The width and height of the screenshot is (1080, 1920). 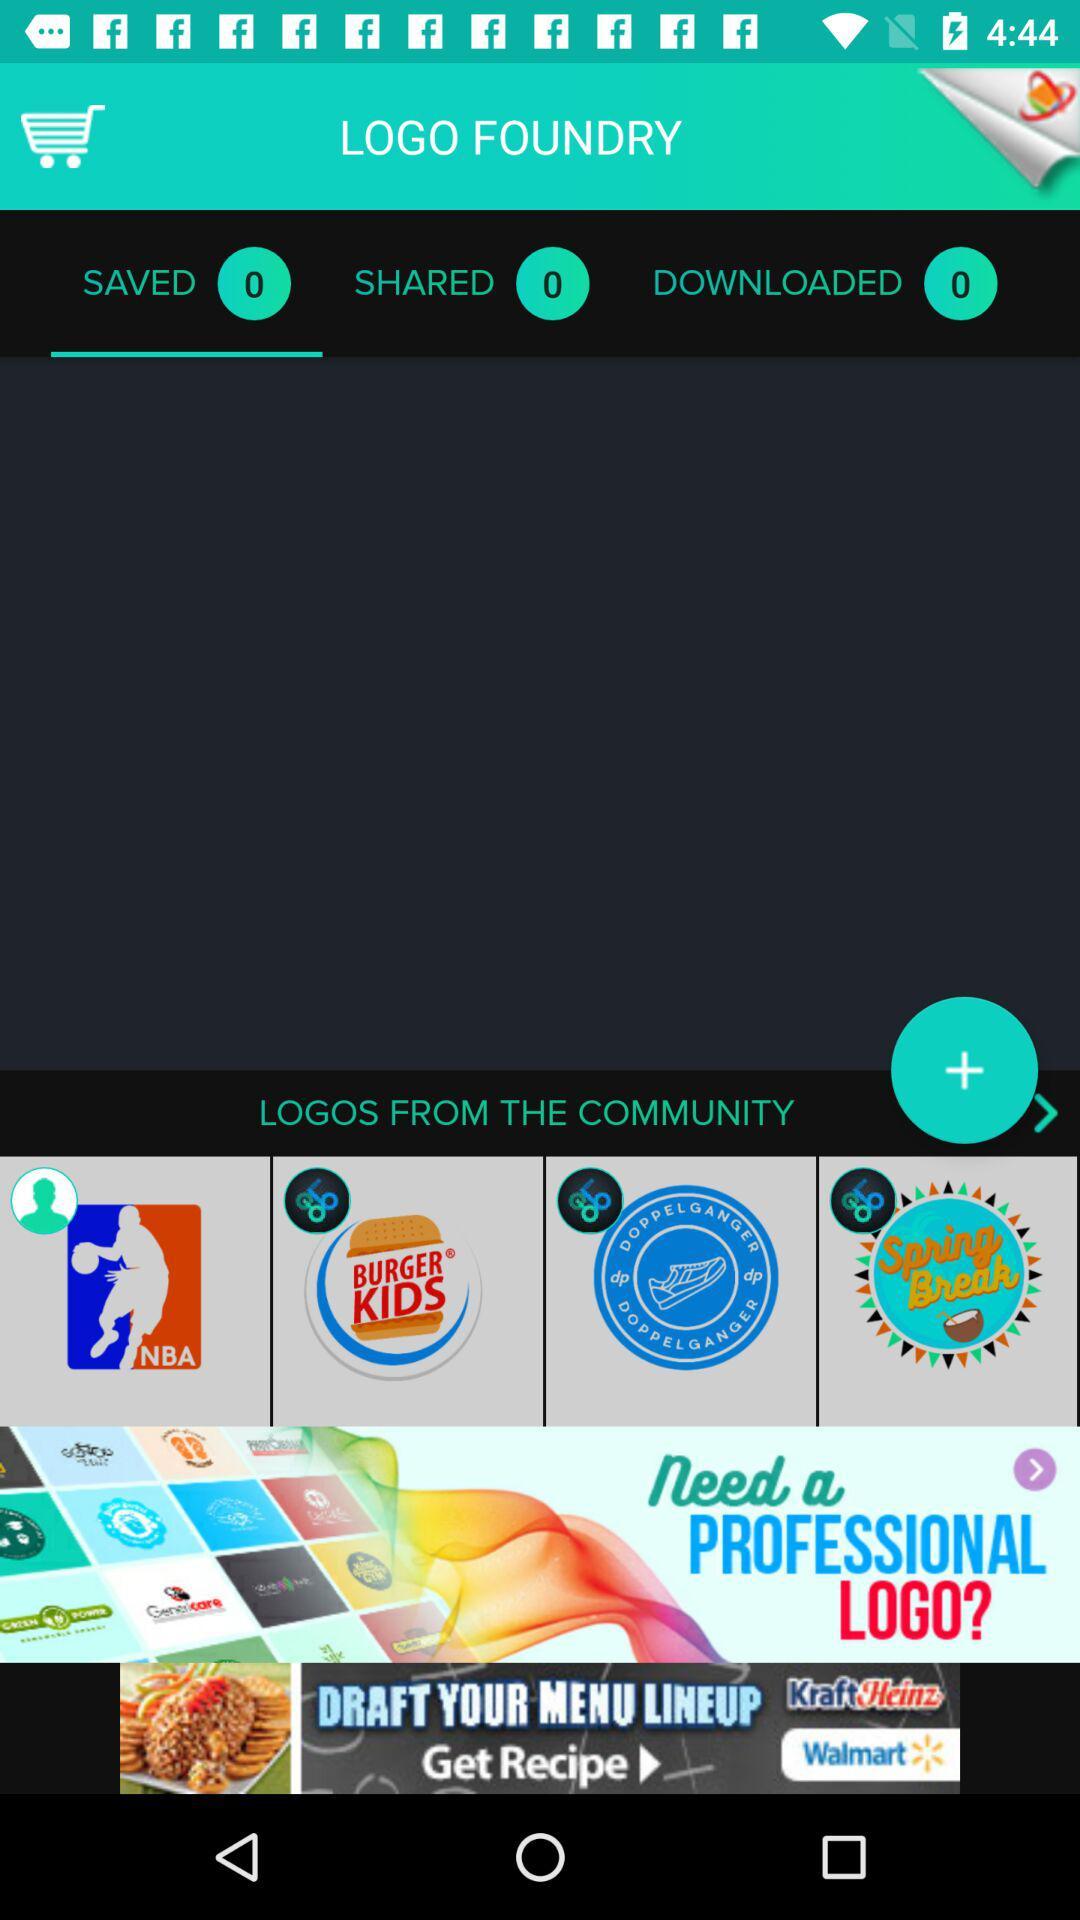 What do you see at coordinates (963, 1069) in the screenshot?
I see `the add icon` at bounding box center [963, 1069].